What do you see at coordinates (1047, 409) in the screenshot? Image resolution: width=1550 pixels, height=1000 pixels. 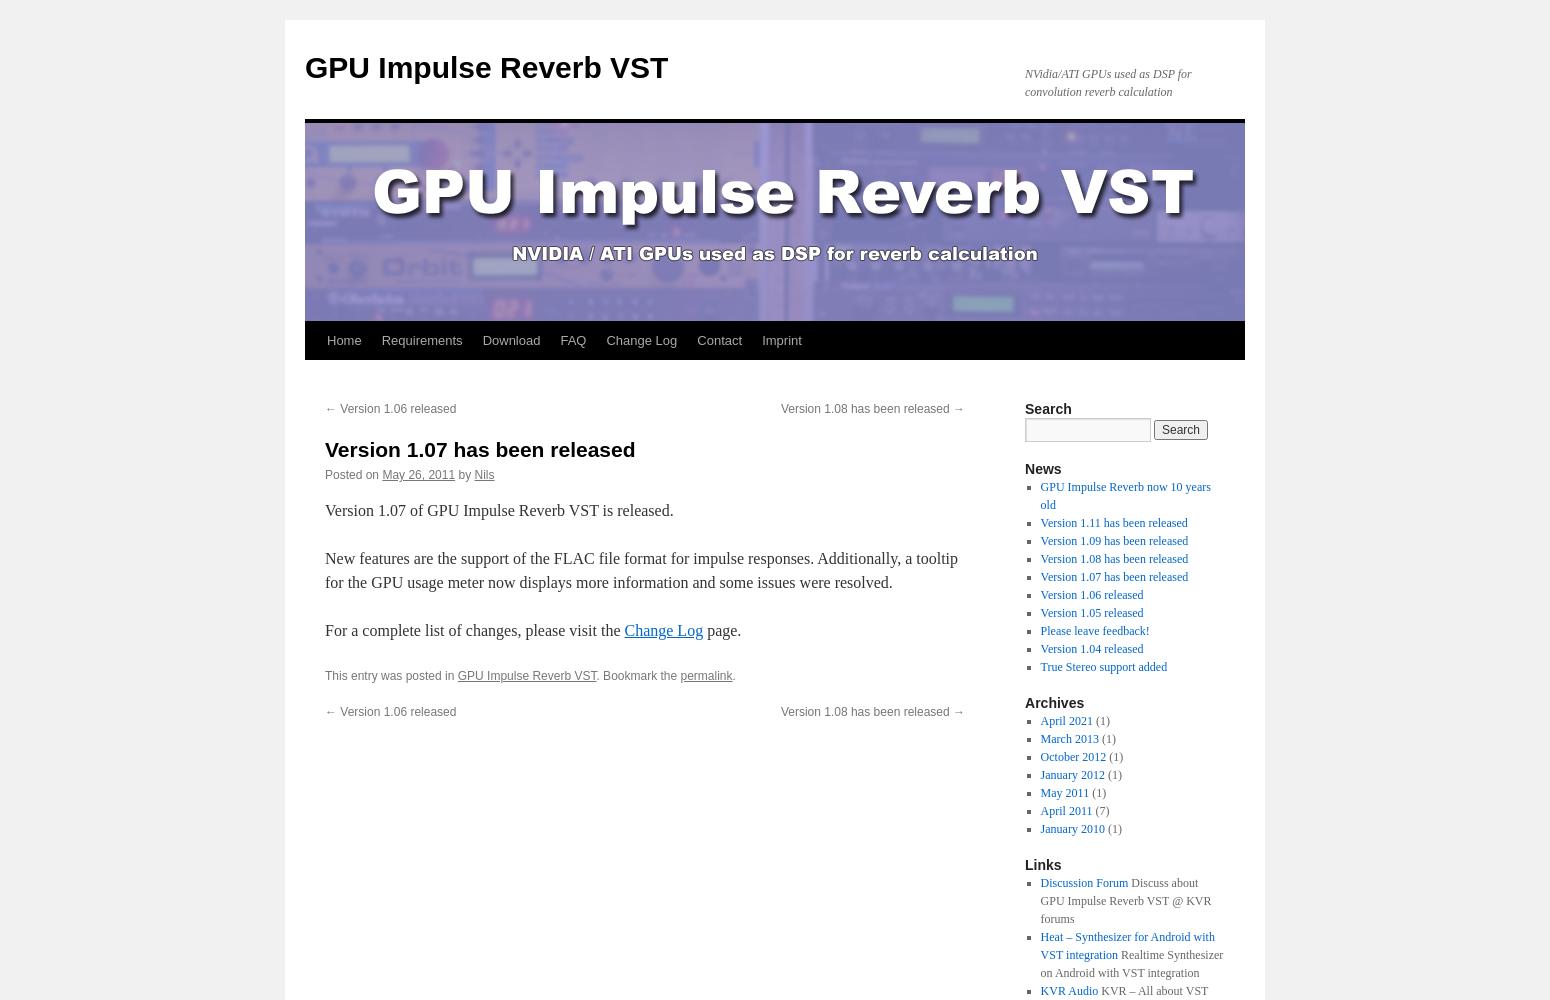 I see `'Search'` at bounding box center [1047, 409].